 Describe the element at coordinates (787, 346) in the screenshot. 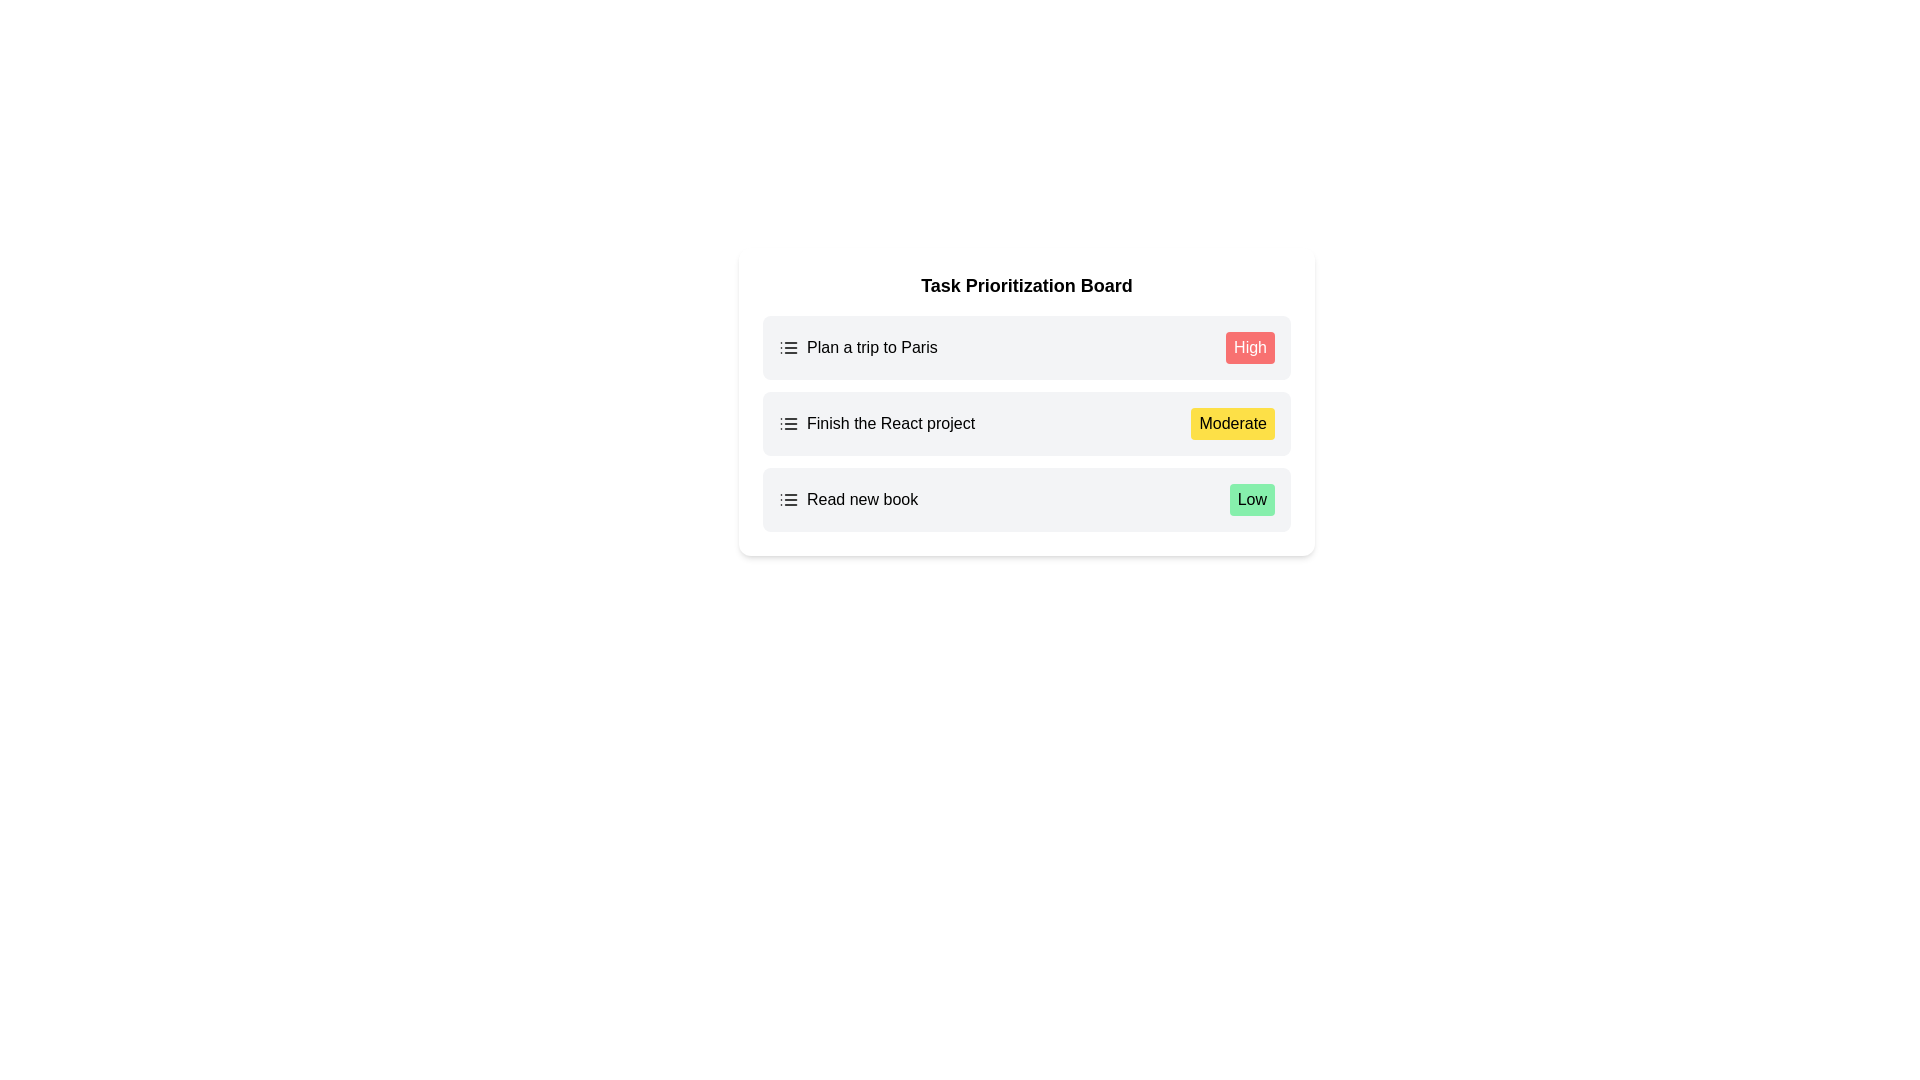

I see `the visual indicator icon located on the left side of the first row in the vertical list, adjacent to the text 'Plan a trip to Paris'` at that location.